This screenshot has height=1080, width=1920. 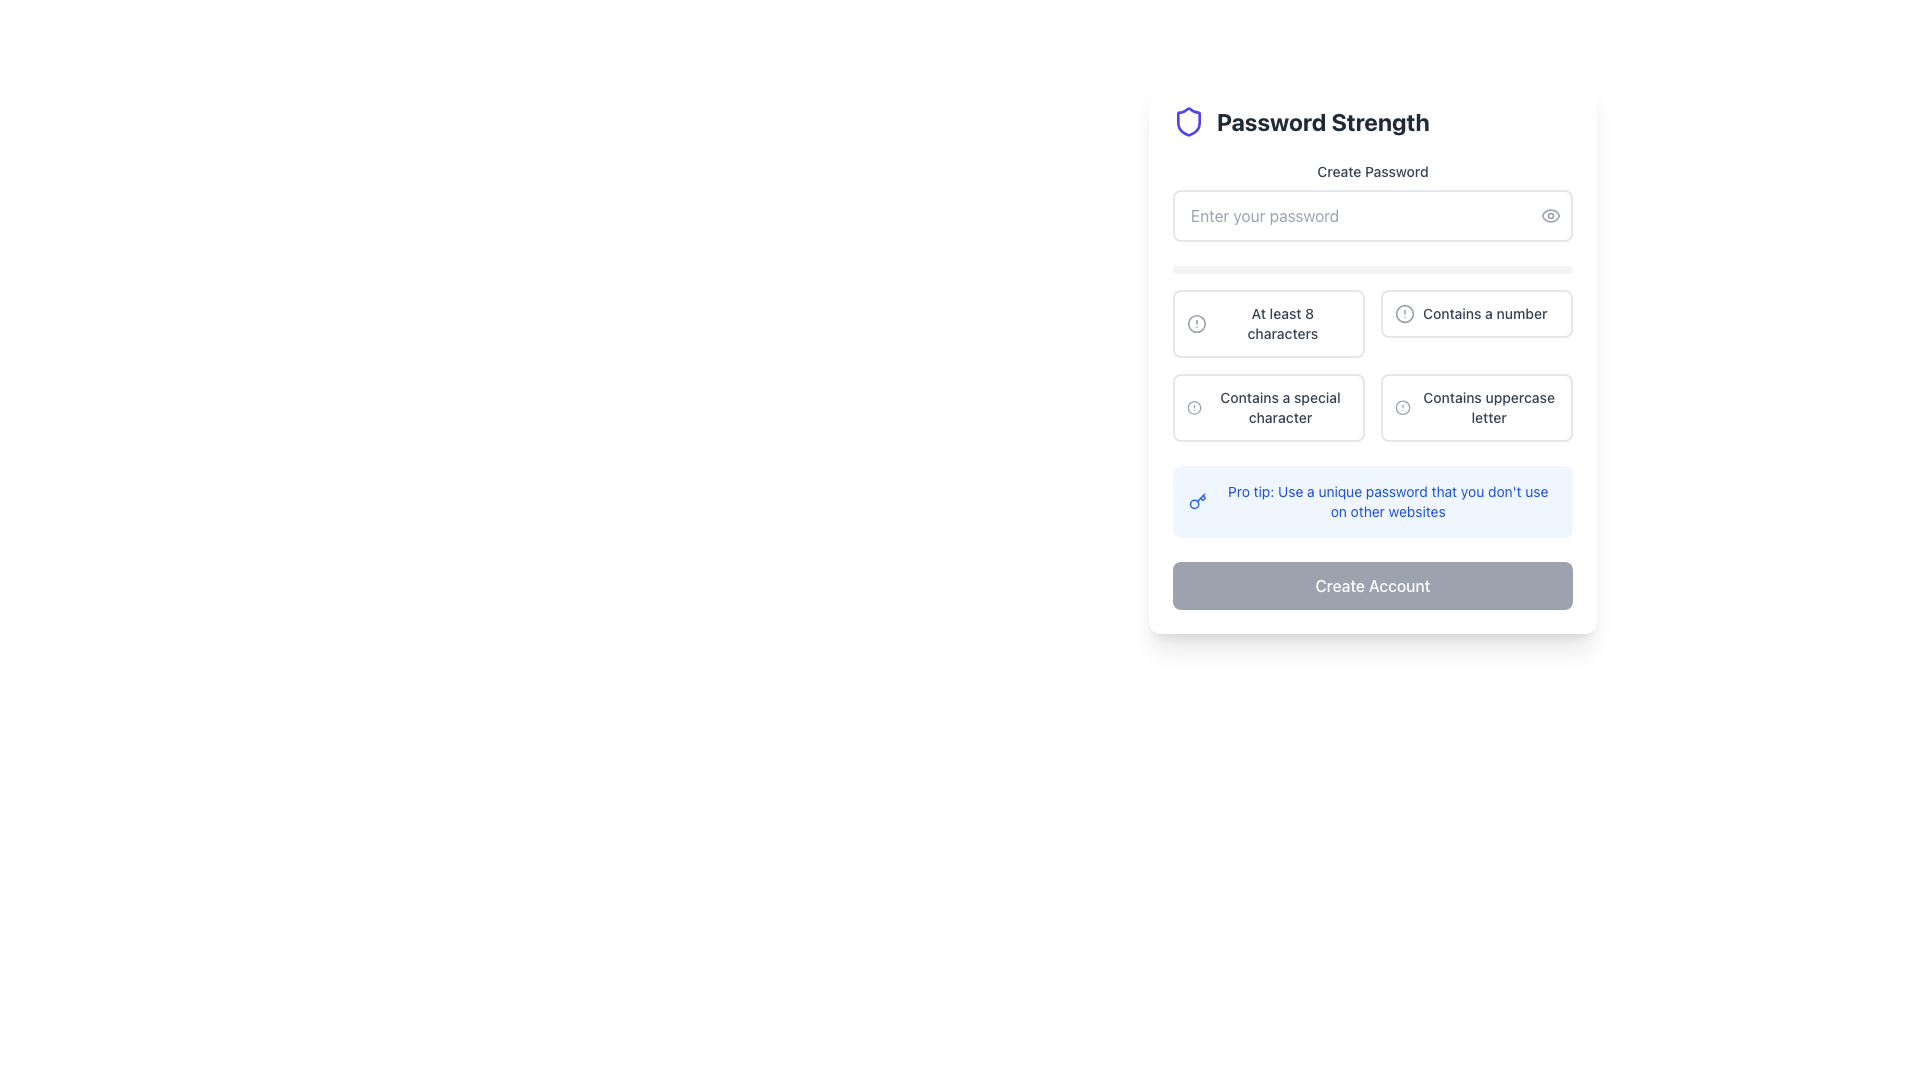 I want to click on the rounded gray icon with an alert/exclamation representation located in the top-left corner of the password requirements section, adjacent to the text 'At least 8 characters', so click(x=1196, y=323).